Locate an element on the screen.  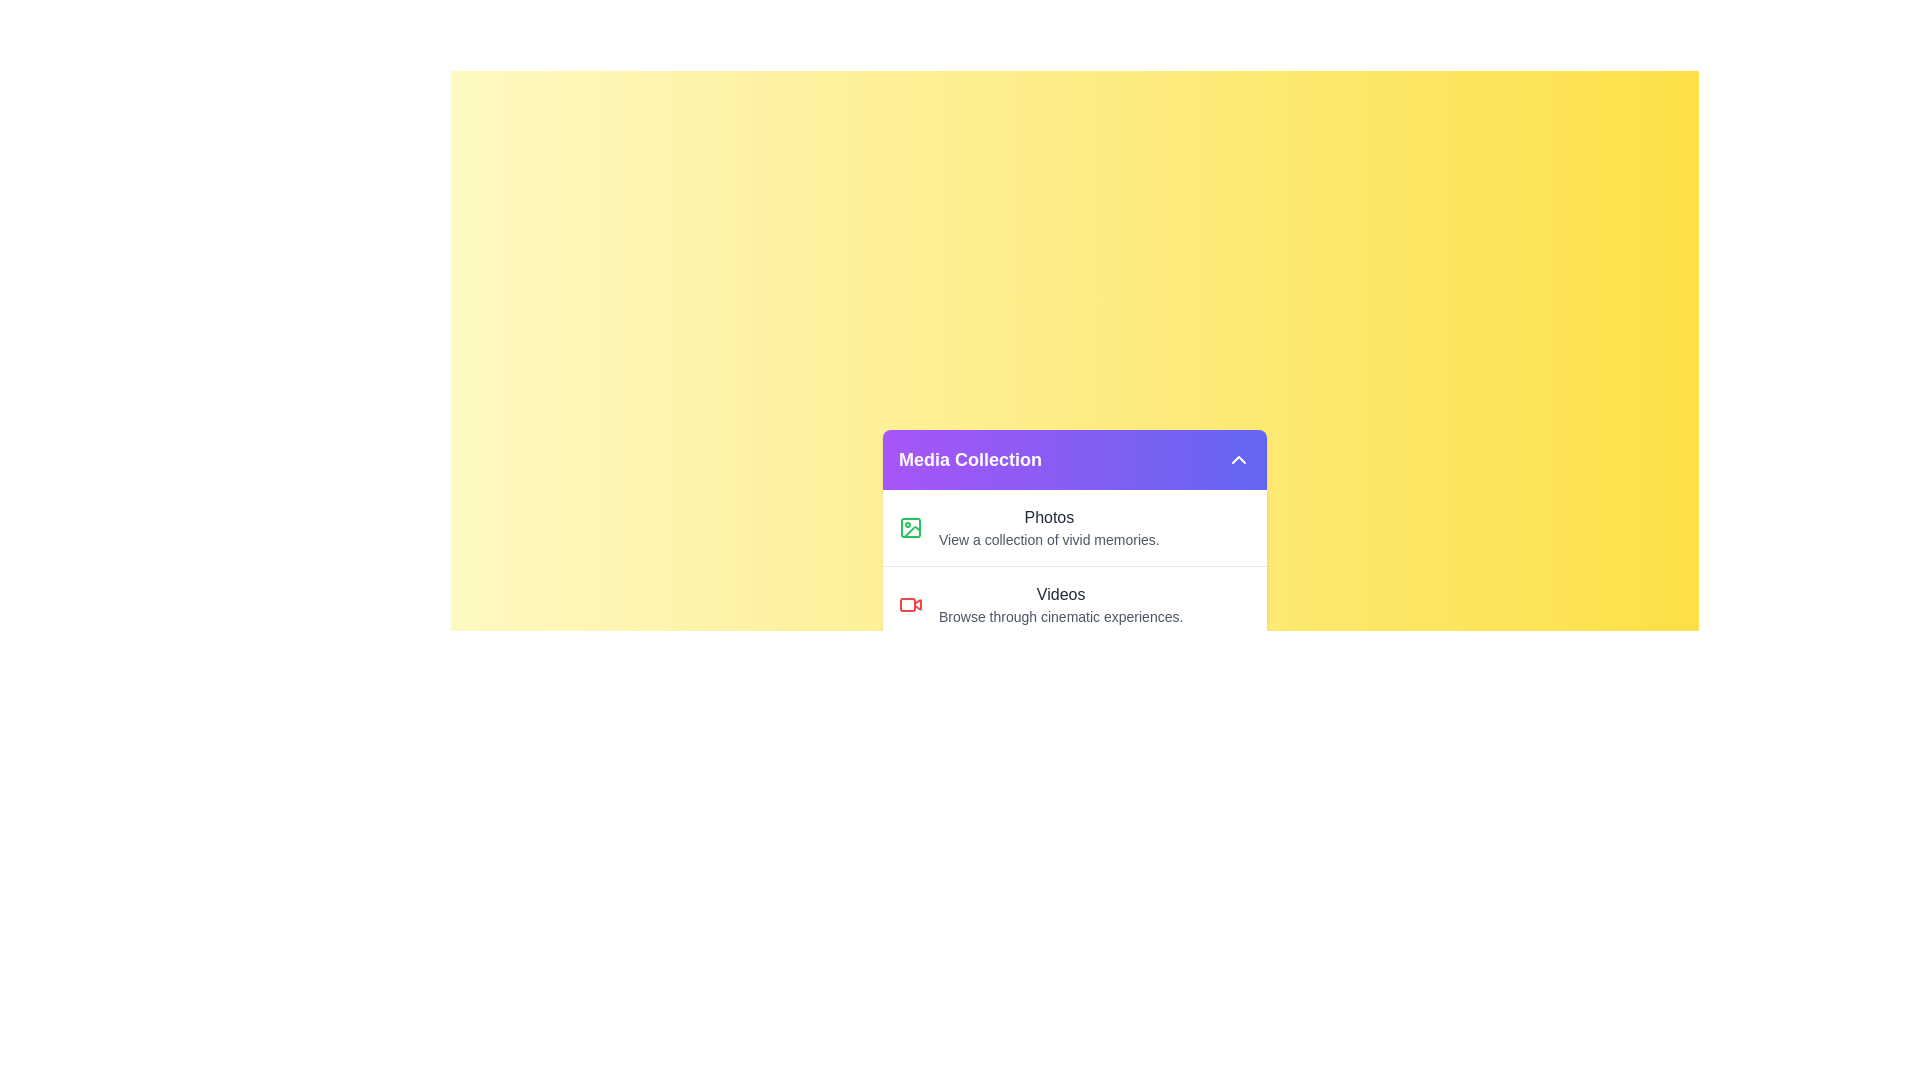
the list item corresponding to Videos is located at coordinates (1074, 603).